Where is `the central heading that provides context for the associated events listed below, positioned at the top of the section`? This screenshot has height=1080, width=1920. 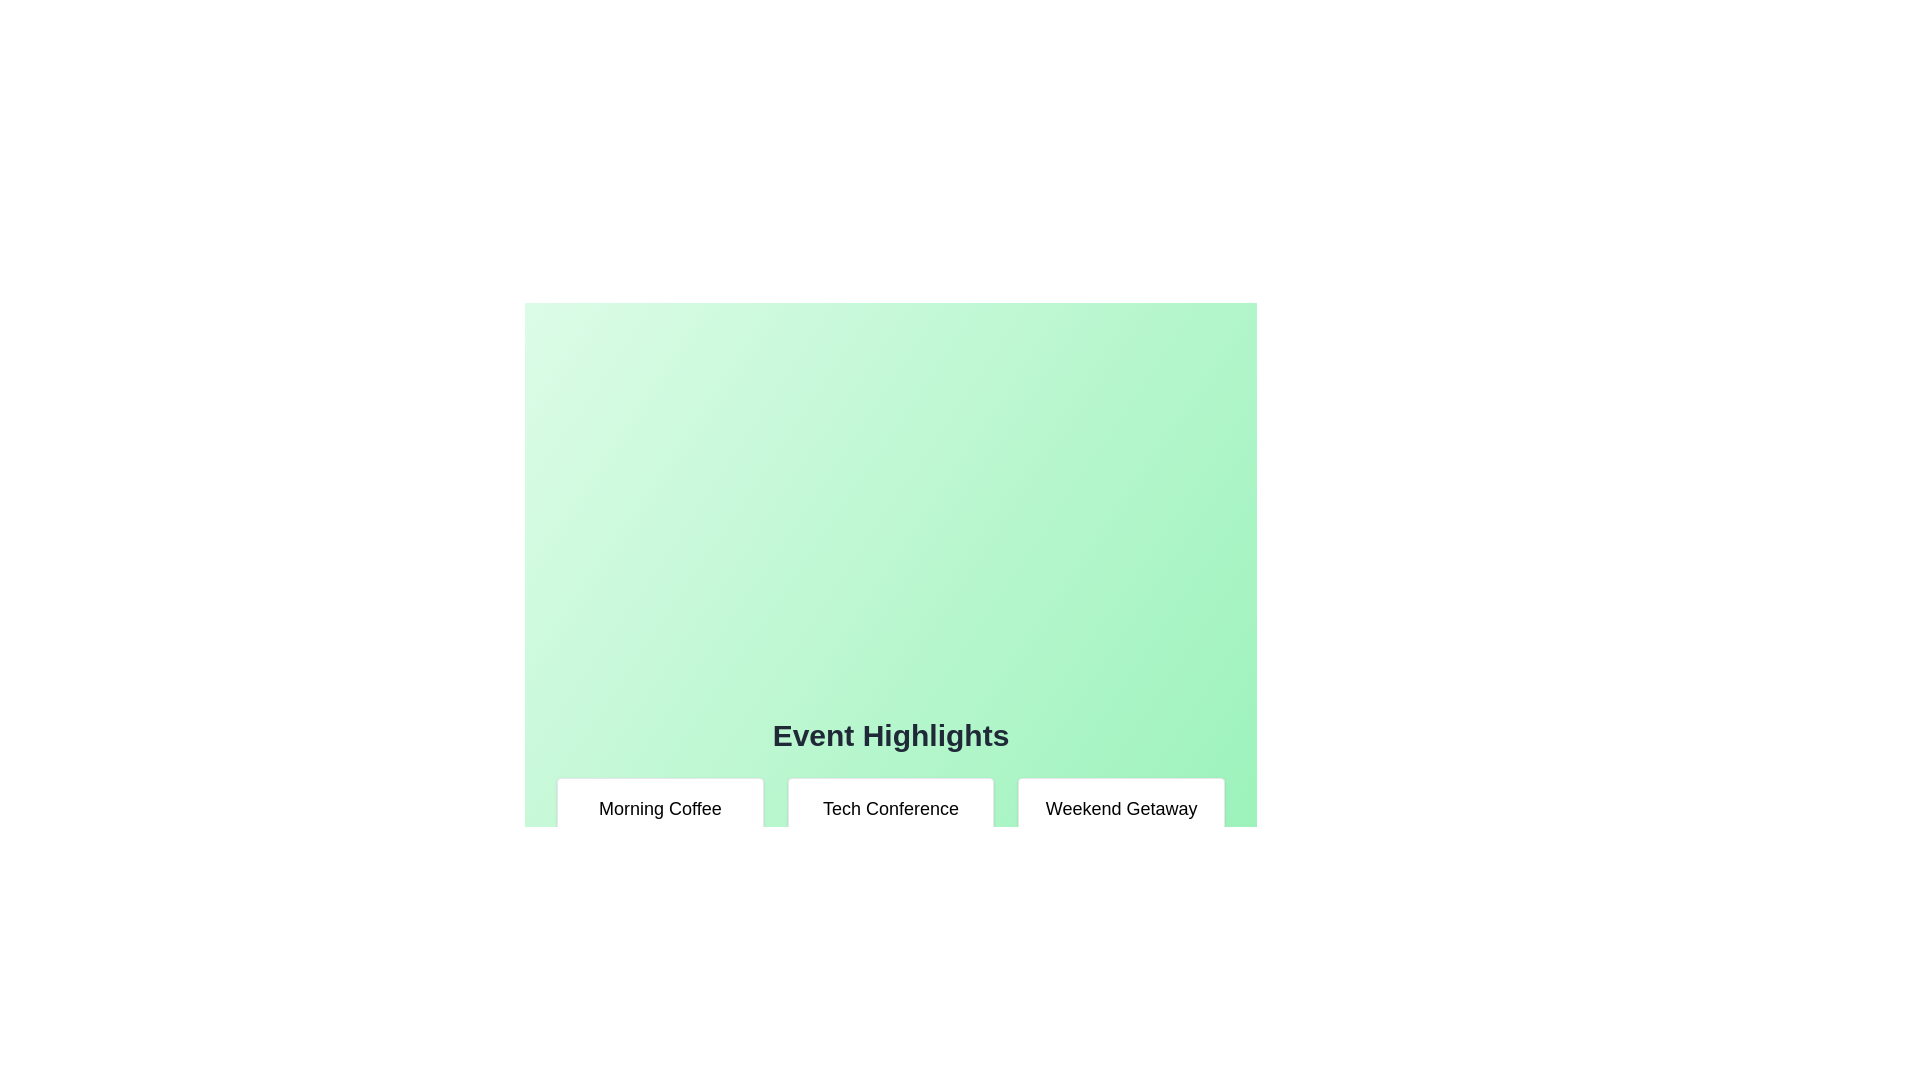 the central heading that provides context for the associated events listed below, positioned at the top of the section is located at coordinates (890, 736).